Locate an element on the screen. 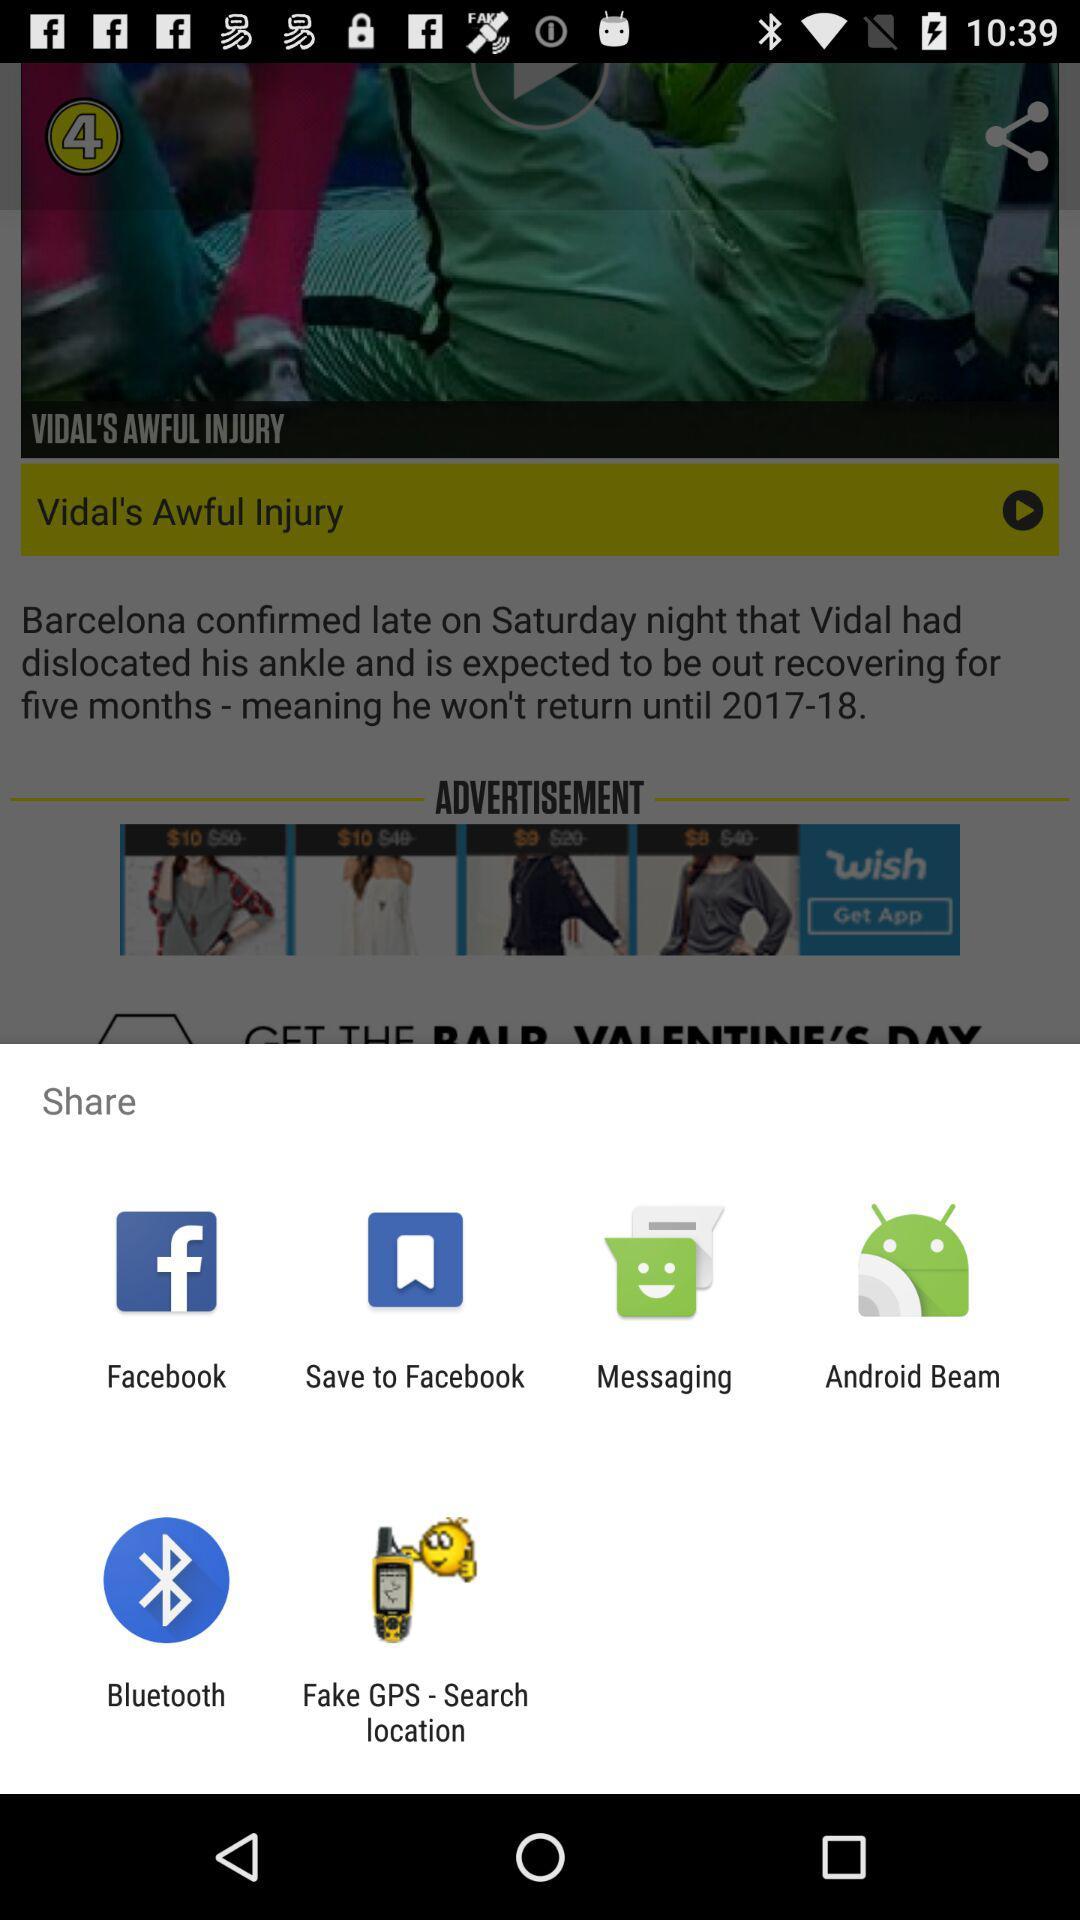  the app to the right of the facebook item is located at coordinates (414, 1392).